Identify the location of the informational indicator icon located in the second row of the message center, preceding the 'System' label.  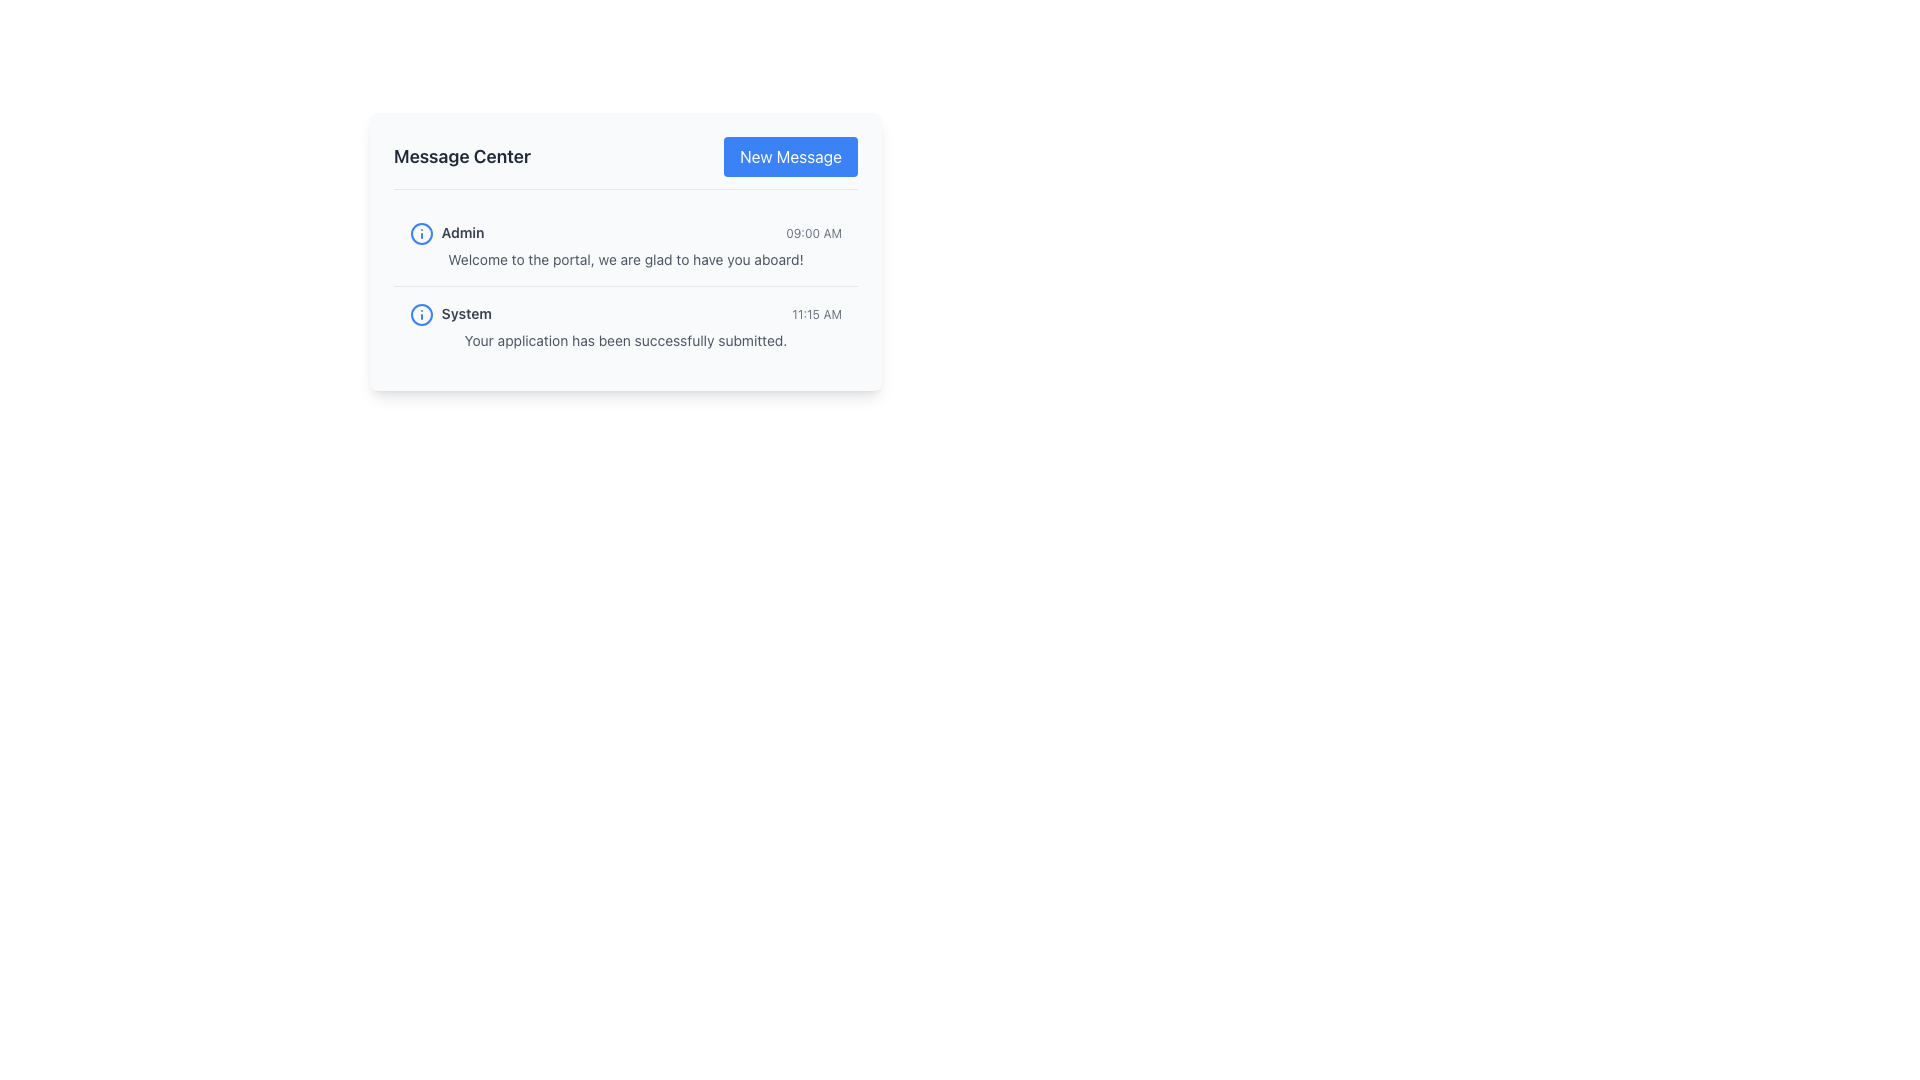
(421, 233).